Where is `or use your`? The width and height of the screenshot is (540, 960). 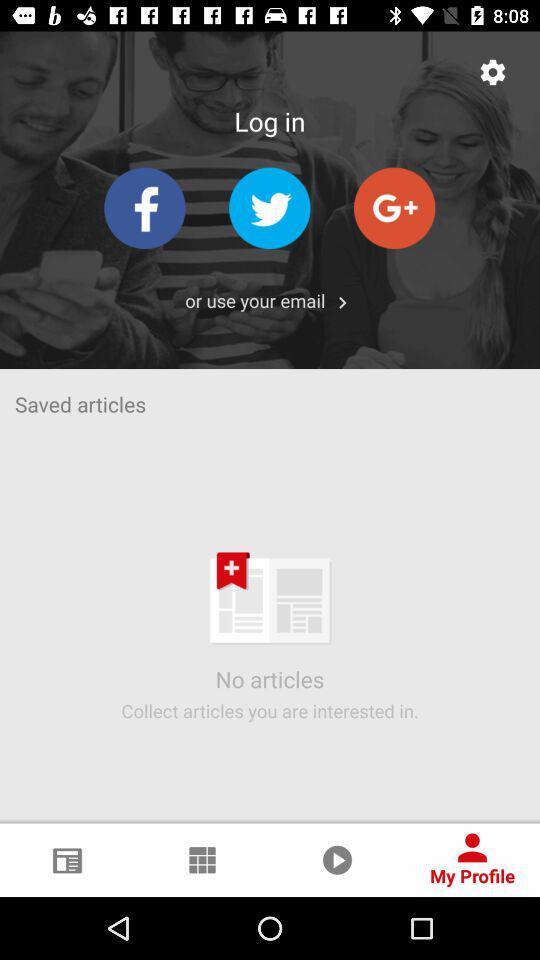
or use your is located at coordinates (255, 299).